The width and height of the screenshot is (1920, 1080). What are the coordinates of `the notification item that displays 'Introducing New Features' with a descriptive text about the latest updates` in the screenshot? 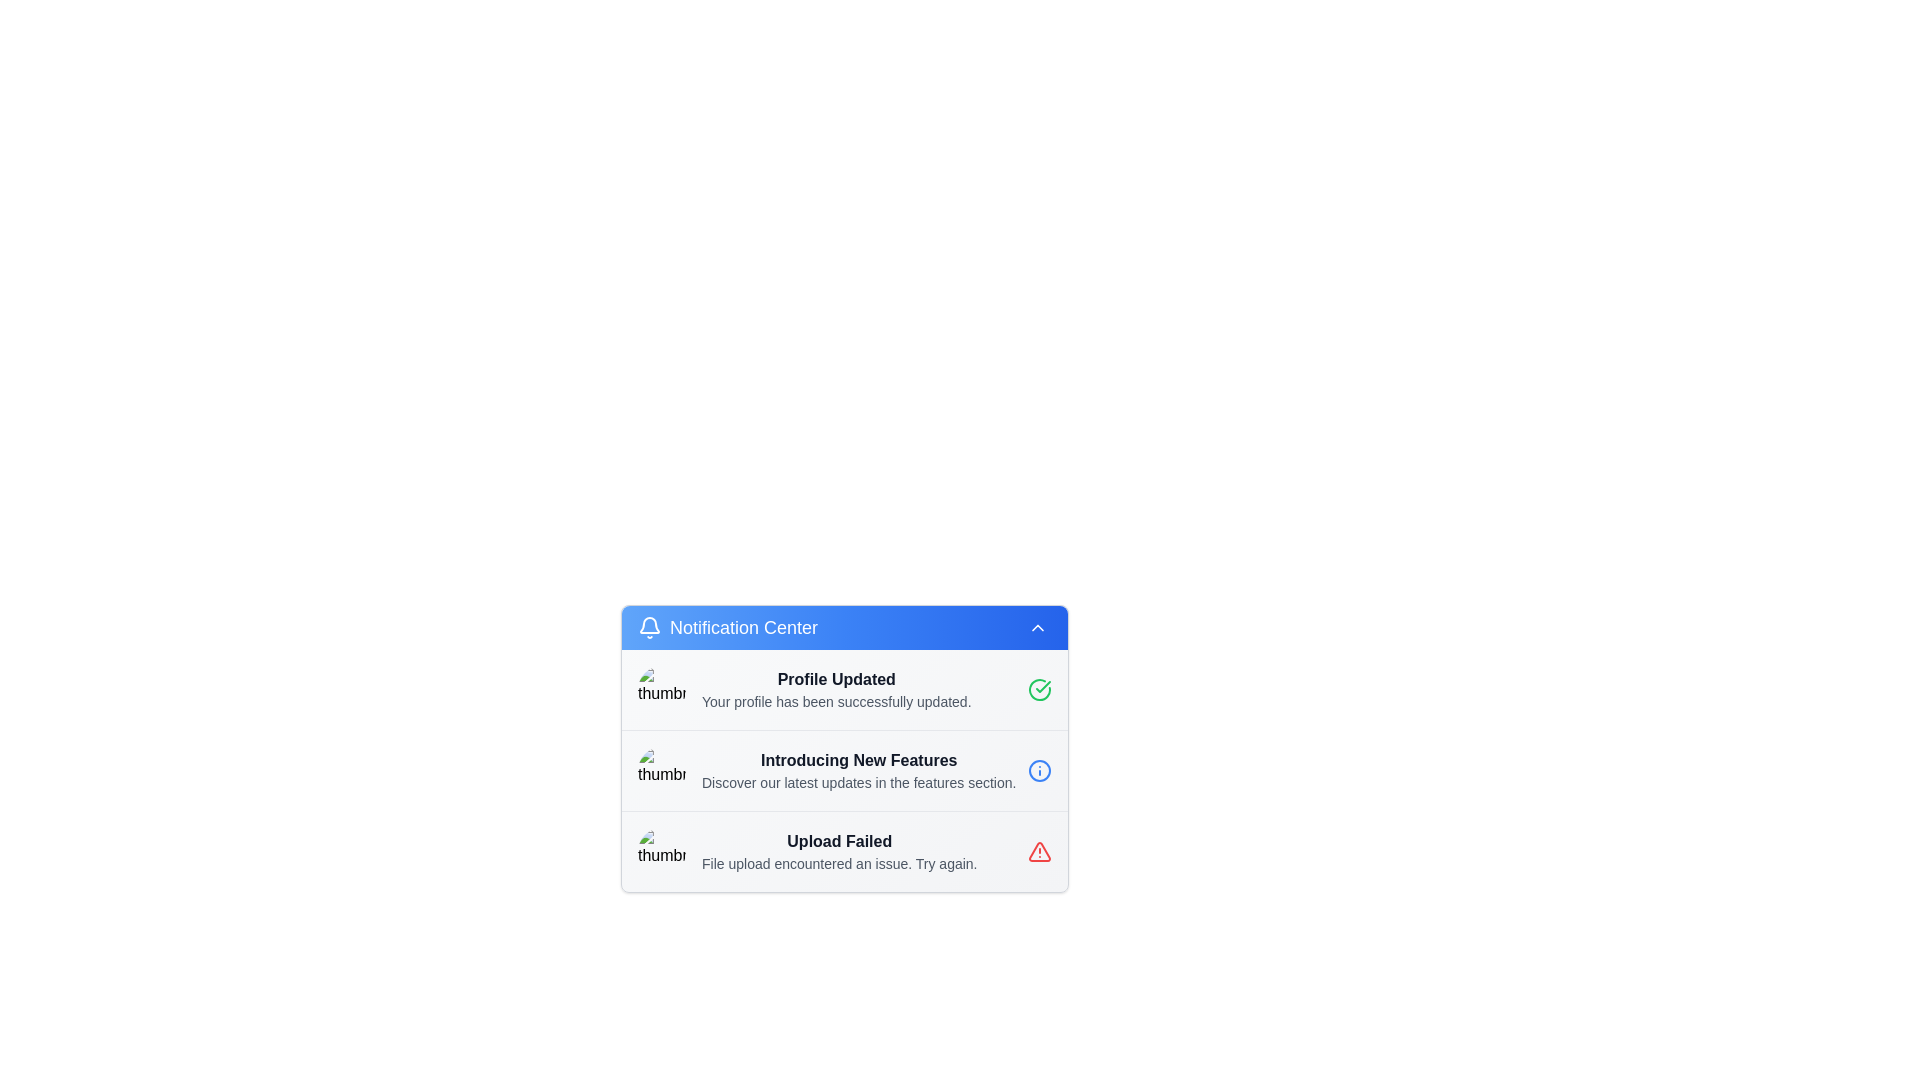 It's located at (844, 769).